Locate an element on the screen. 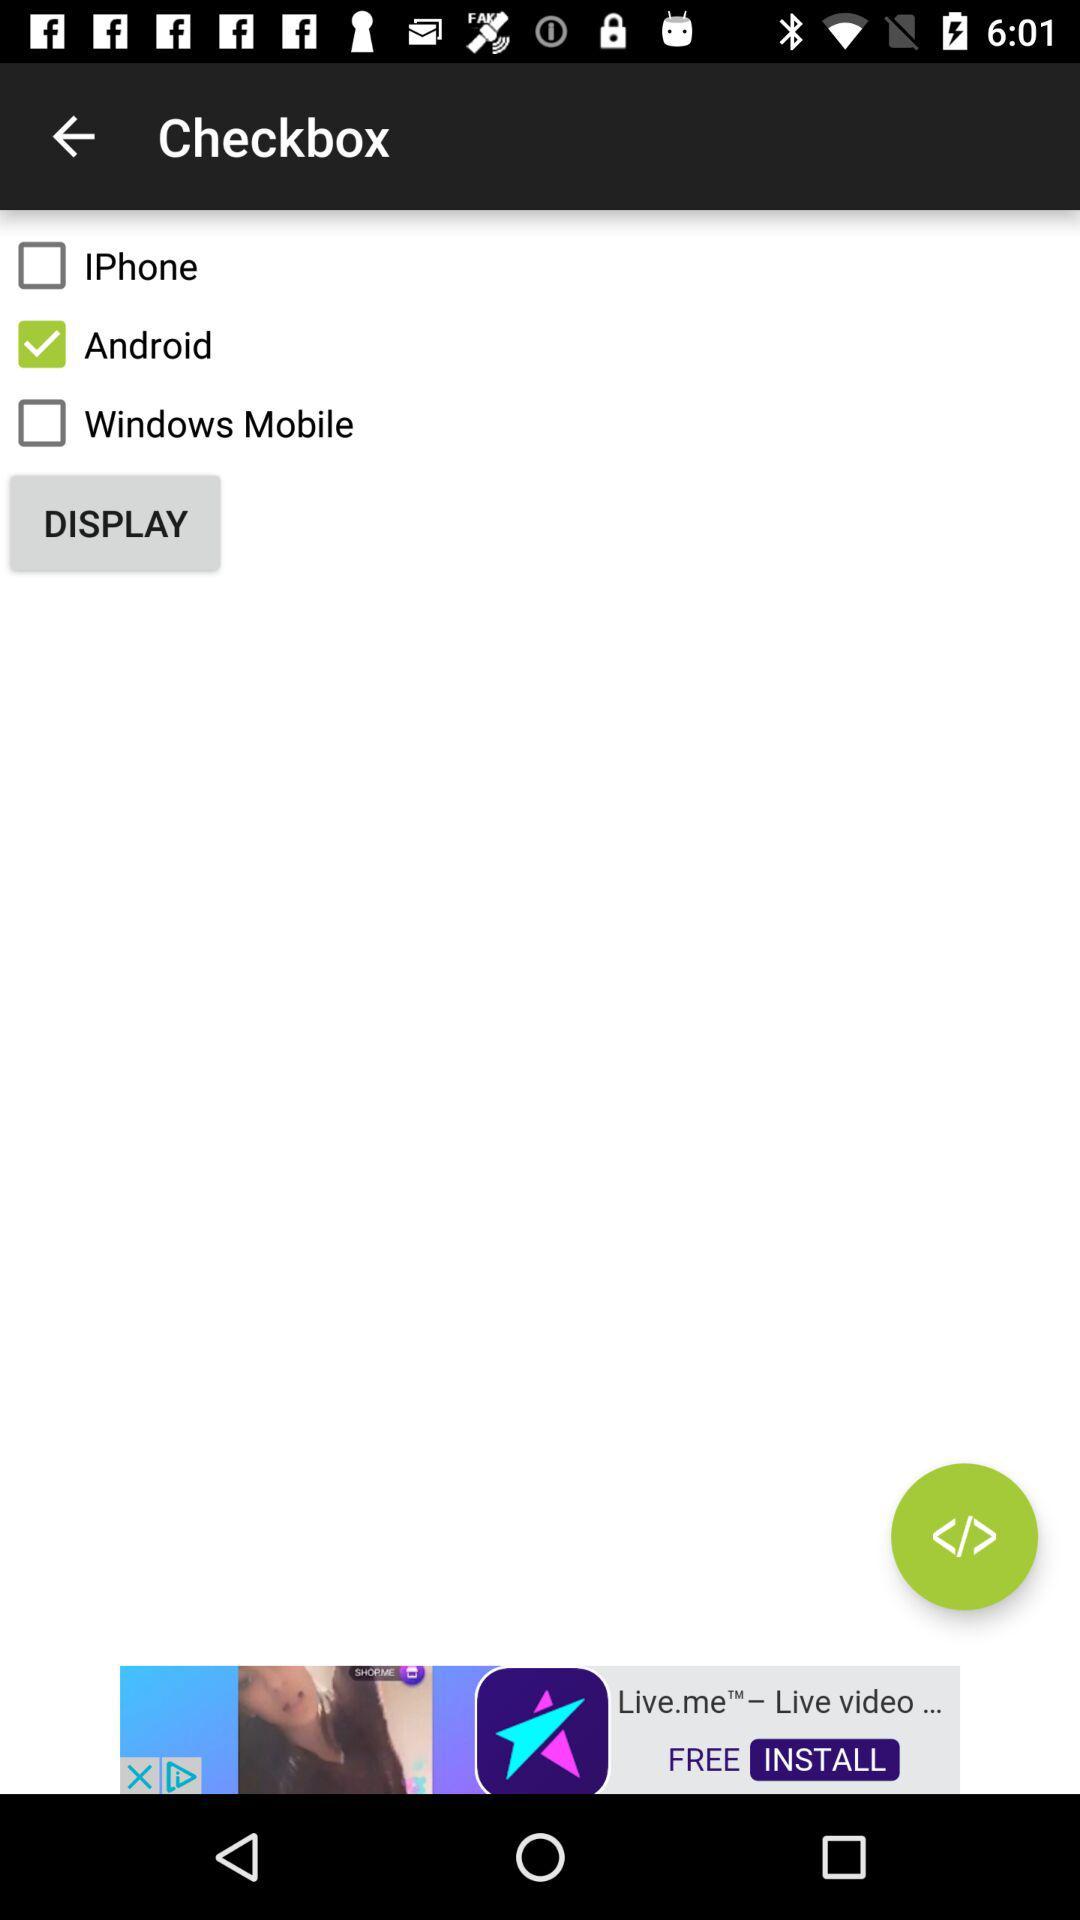 Image resolution: width=1080 pixels, height=1920 pixels. advertisement is located at coordinates (540, 1727).